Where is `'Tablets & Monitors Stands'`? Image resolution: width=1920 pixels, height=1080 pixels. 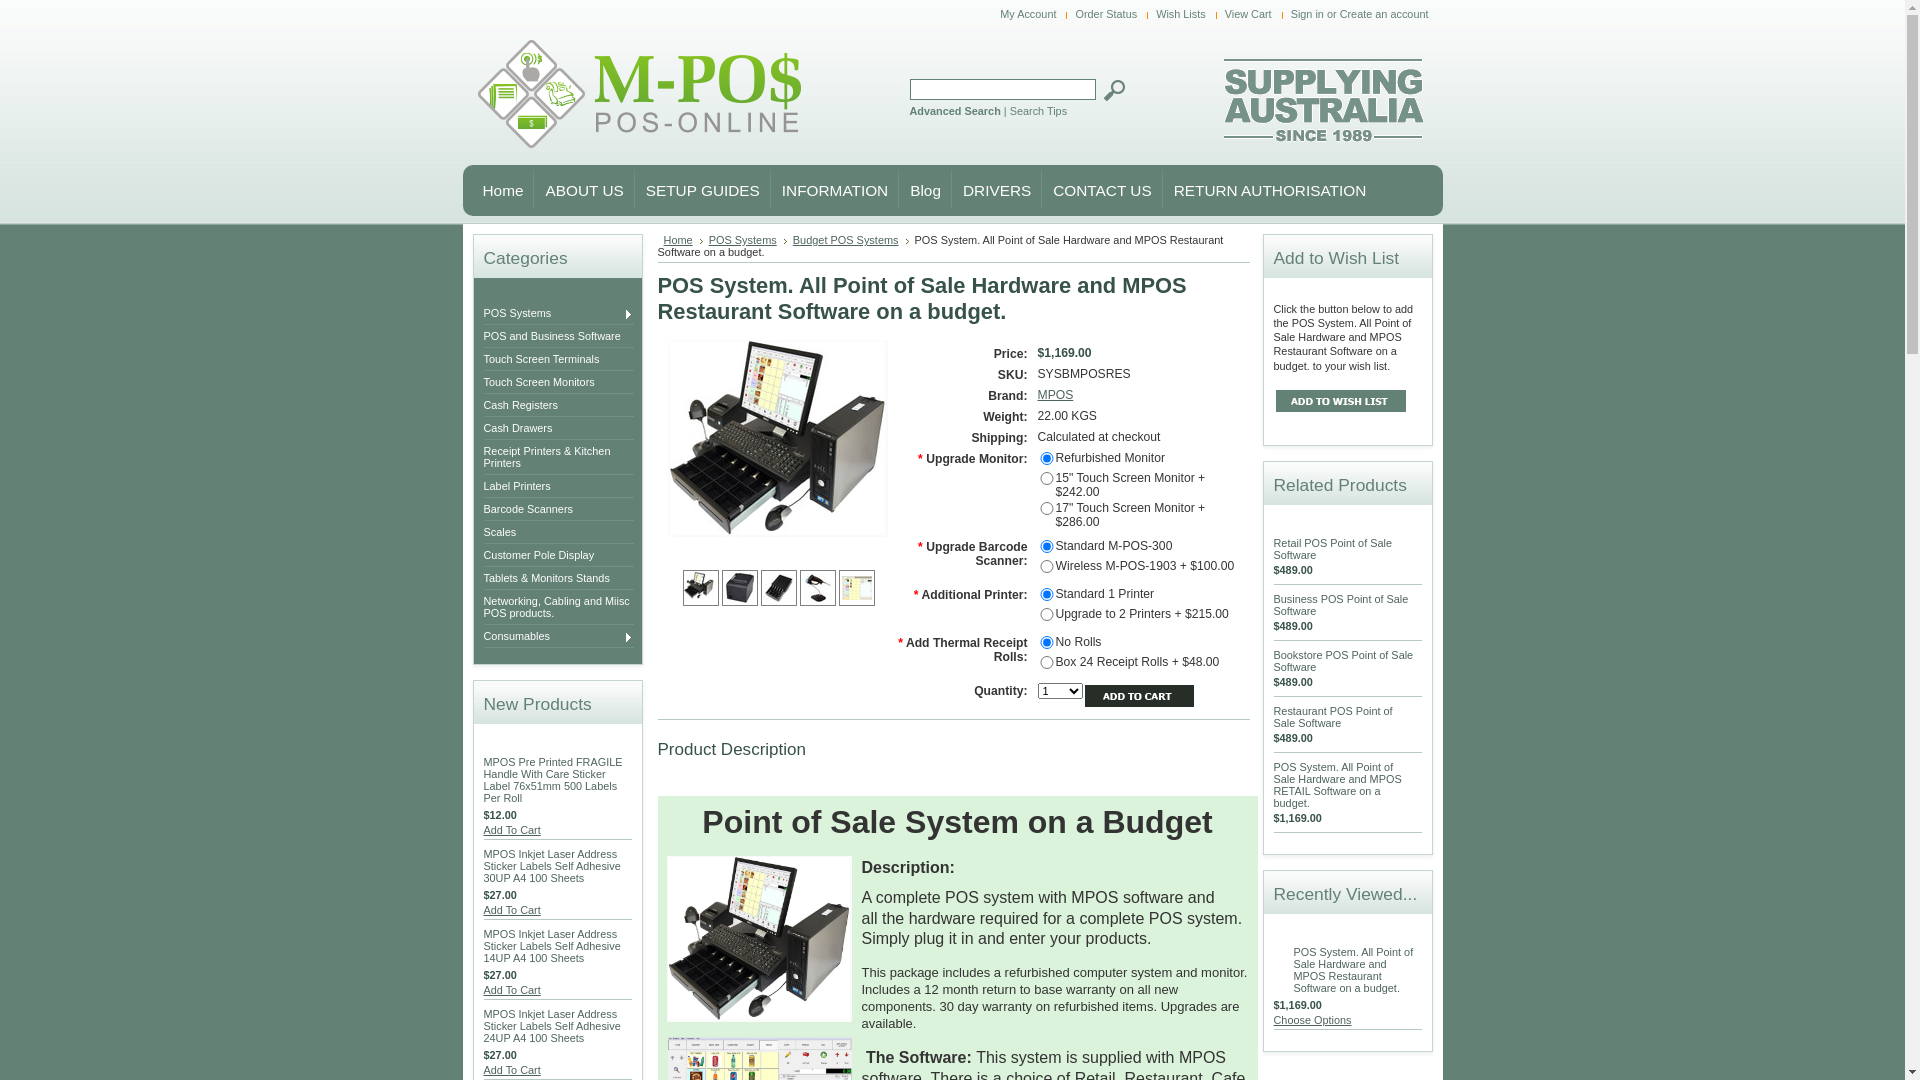 'Tablets & Monitors Stands' is located at coordinates (561, 578).